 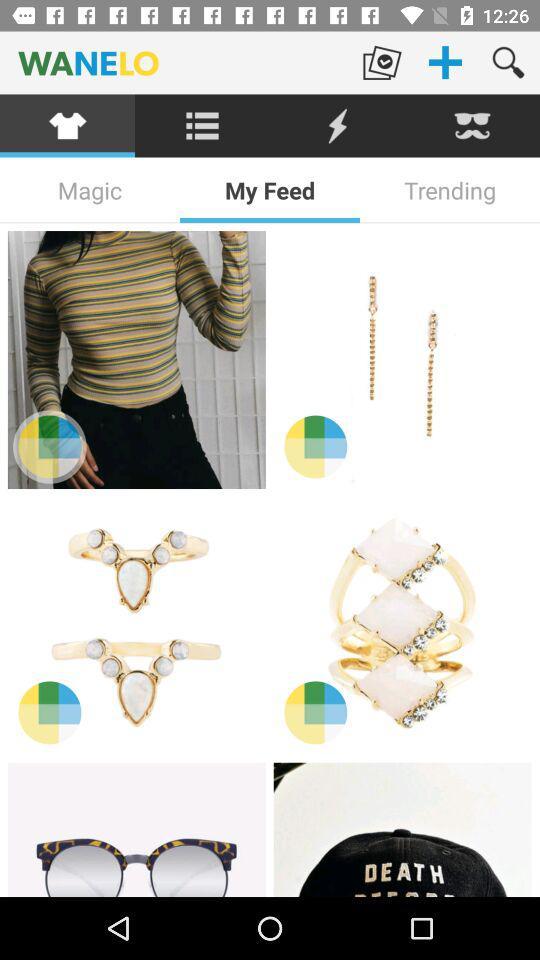 I want to click on item selection, so click(x=135, y=624).